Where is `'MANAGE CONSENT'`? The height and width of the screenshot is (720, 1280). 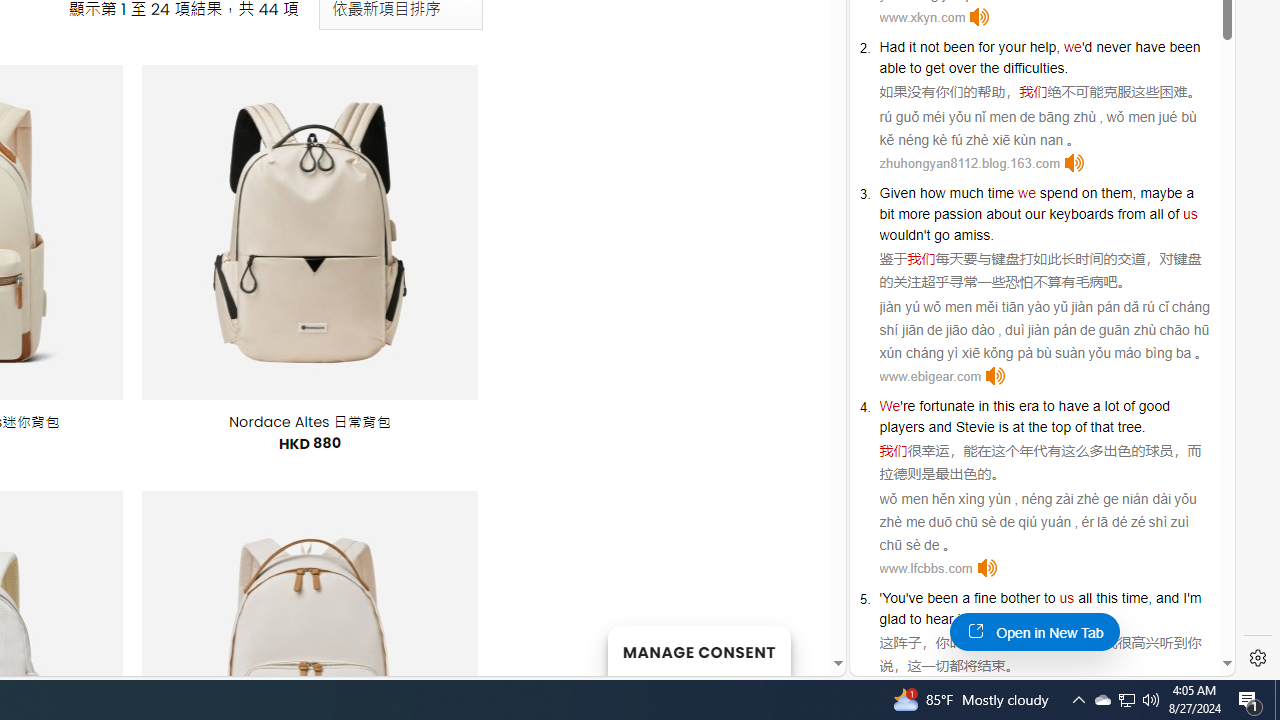
'MANAGE CONSENT' is located at coordinates (698, 650).